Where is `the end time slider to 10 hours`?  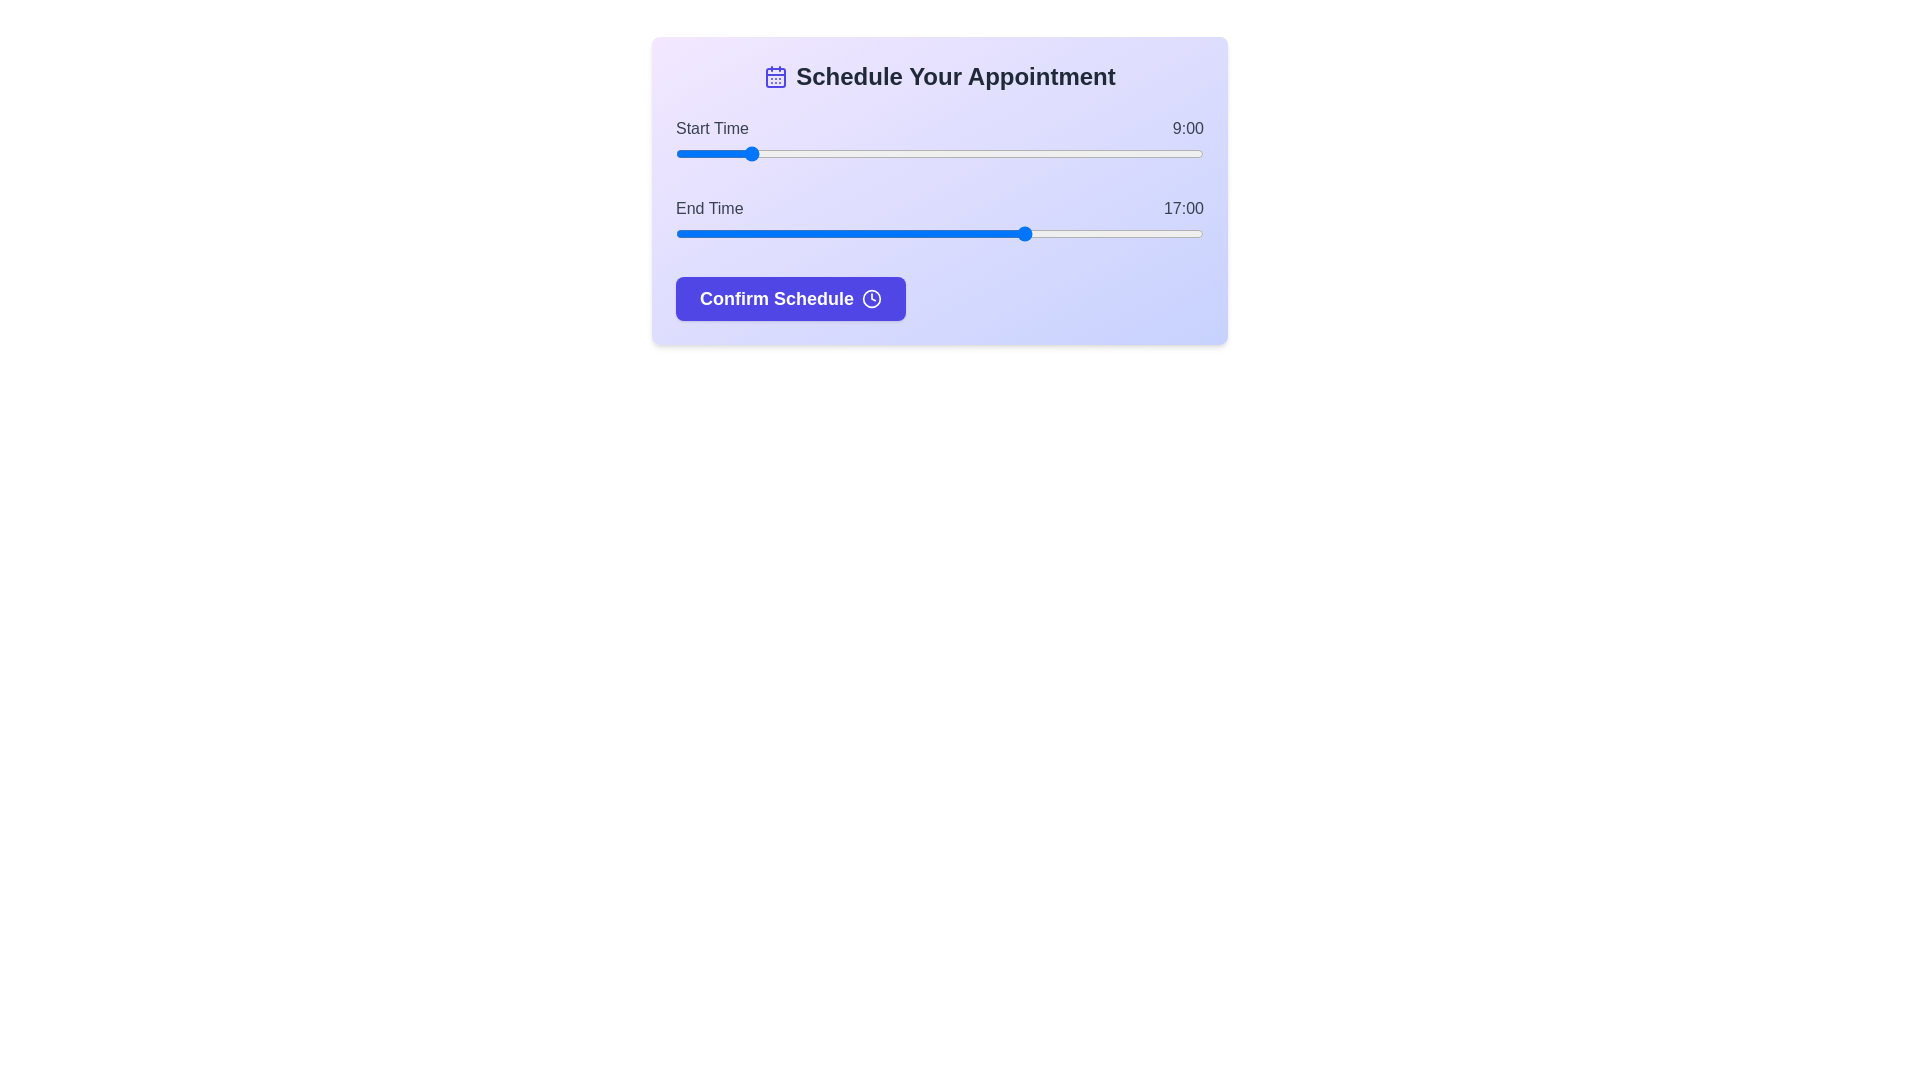 the end time slider to 10 hours is located at coordinates (780, 233).